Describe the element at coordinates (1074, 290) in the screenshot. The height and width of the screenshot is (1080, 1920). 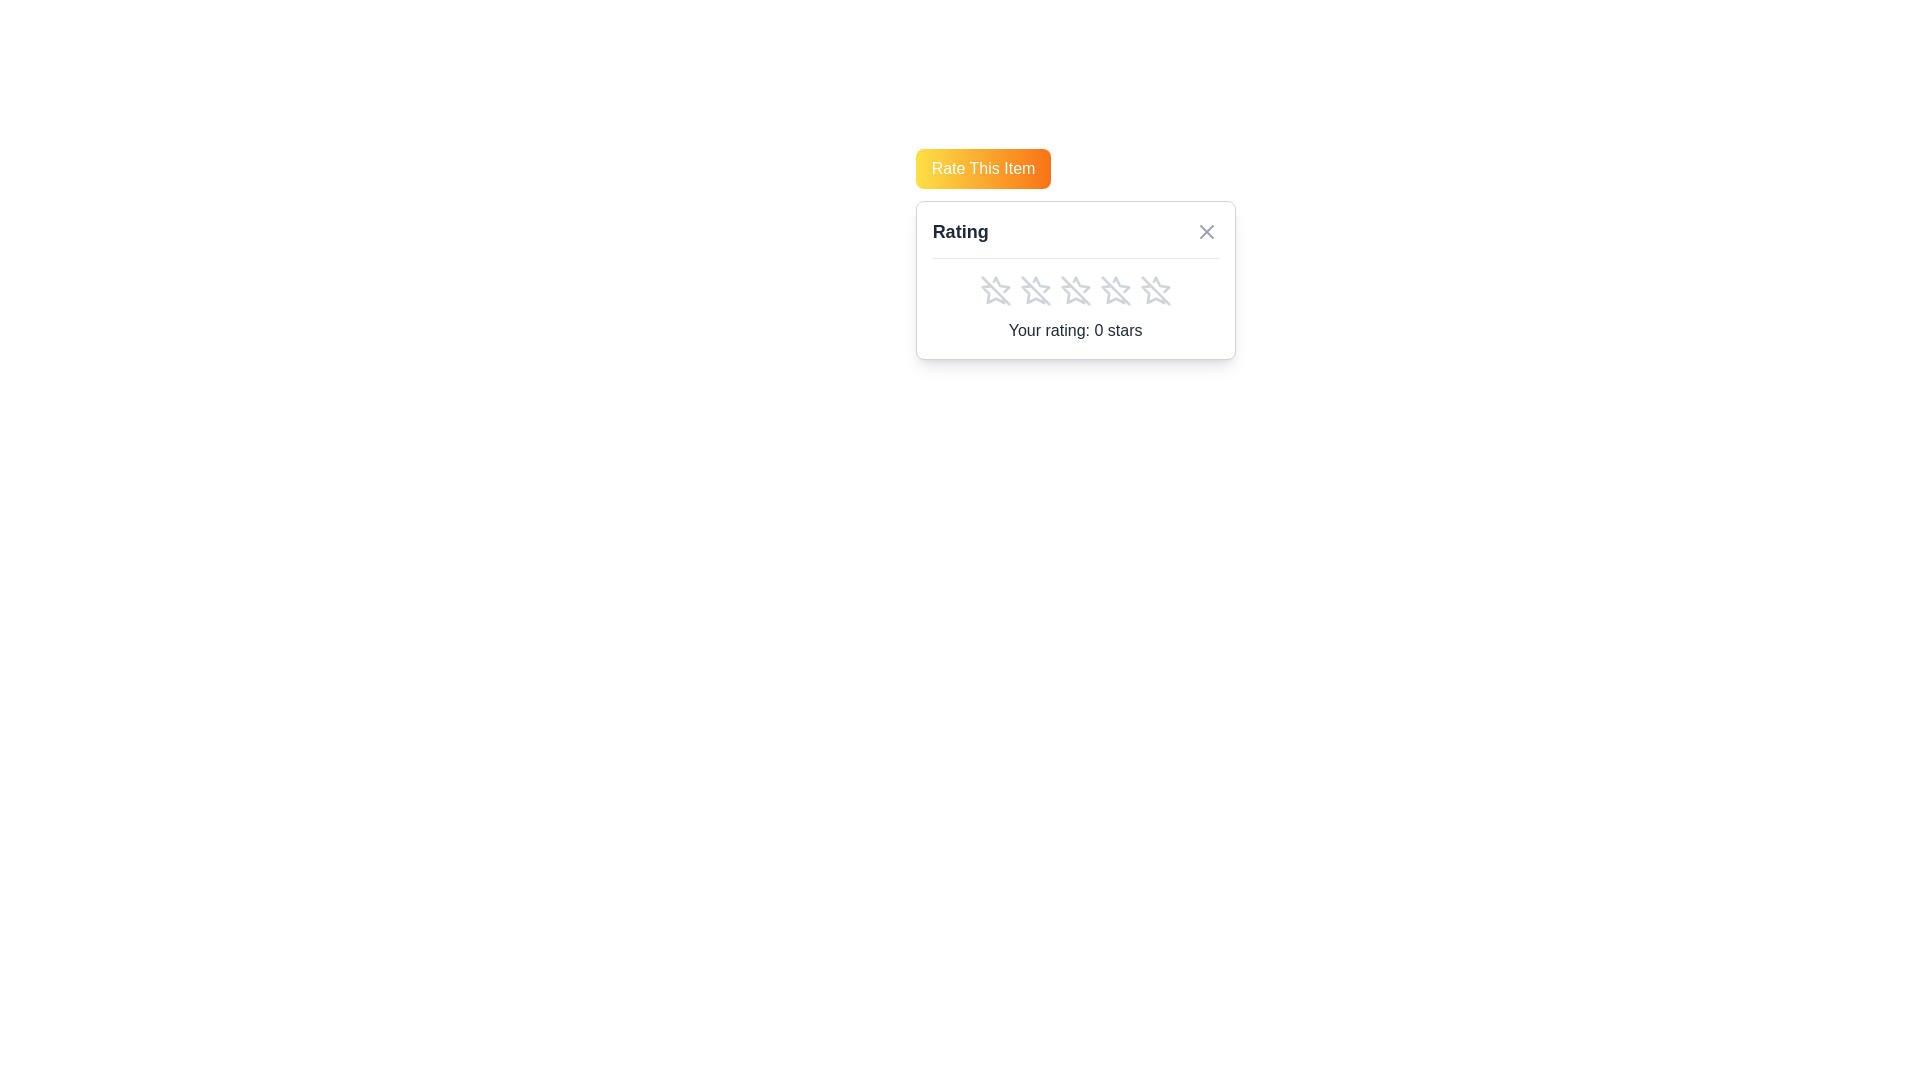
I see `the third star icon in a horizontal sequence of five icons representing a rating system, visually appearing as a slashed-out star icon in light gray color` at that location.